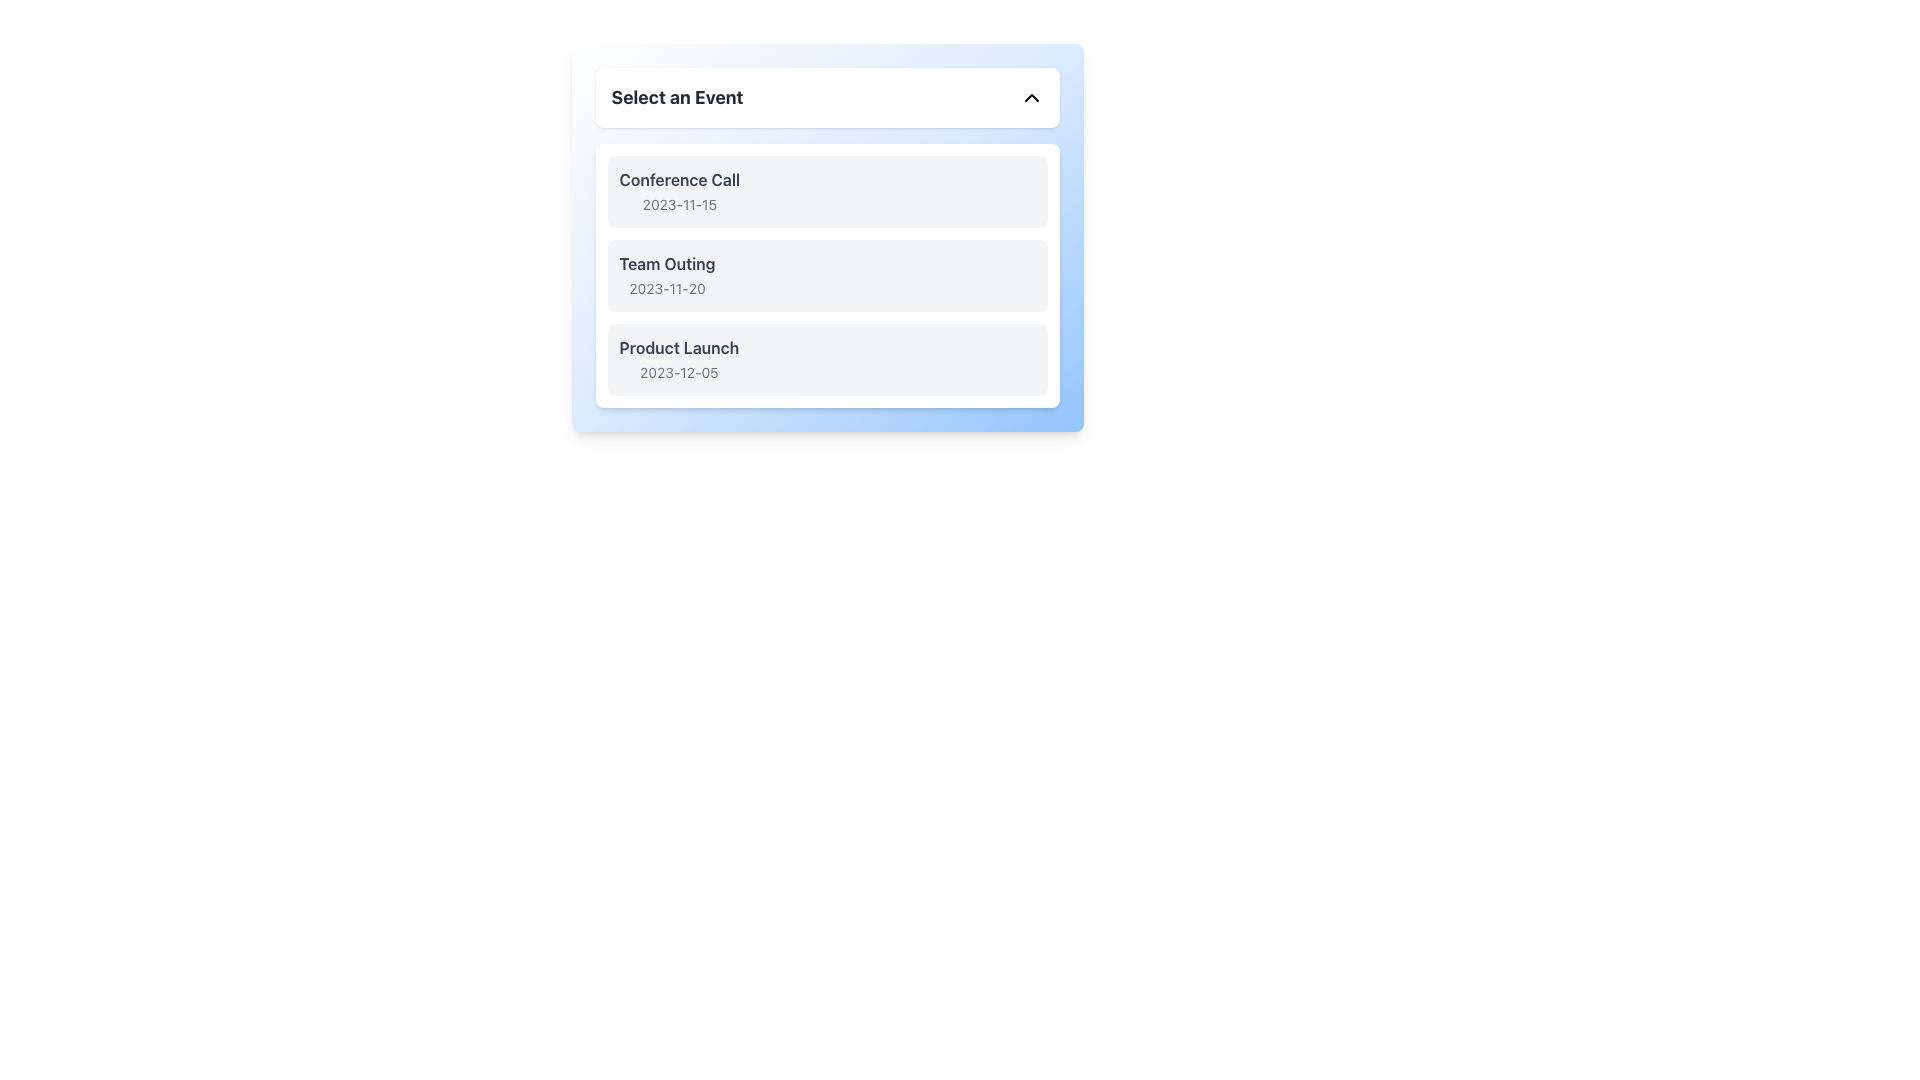 The height and width of the screenshot is (1080, 1920). Describe the element at coordinates (679, 372) in the screenshot. I see `the Text Label providing supplemental information about the date associated with the 'Product Launch' option in the dropdown menu titled 'Select an Event'` at that location.